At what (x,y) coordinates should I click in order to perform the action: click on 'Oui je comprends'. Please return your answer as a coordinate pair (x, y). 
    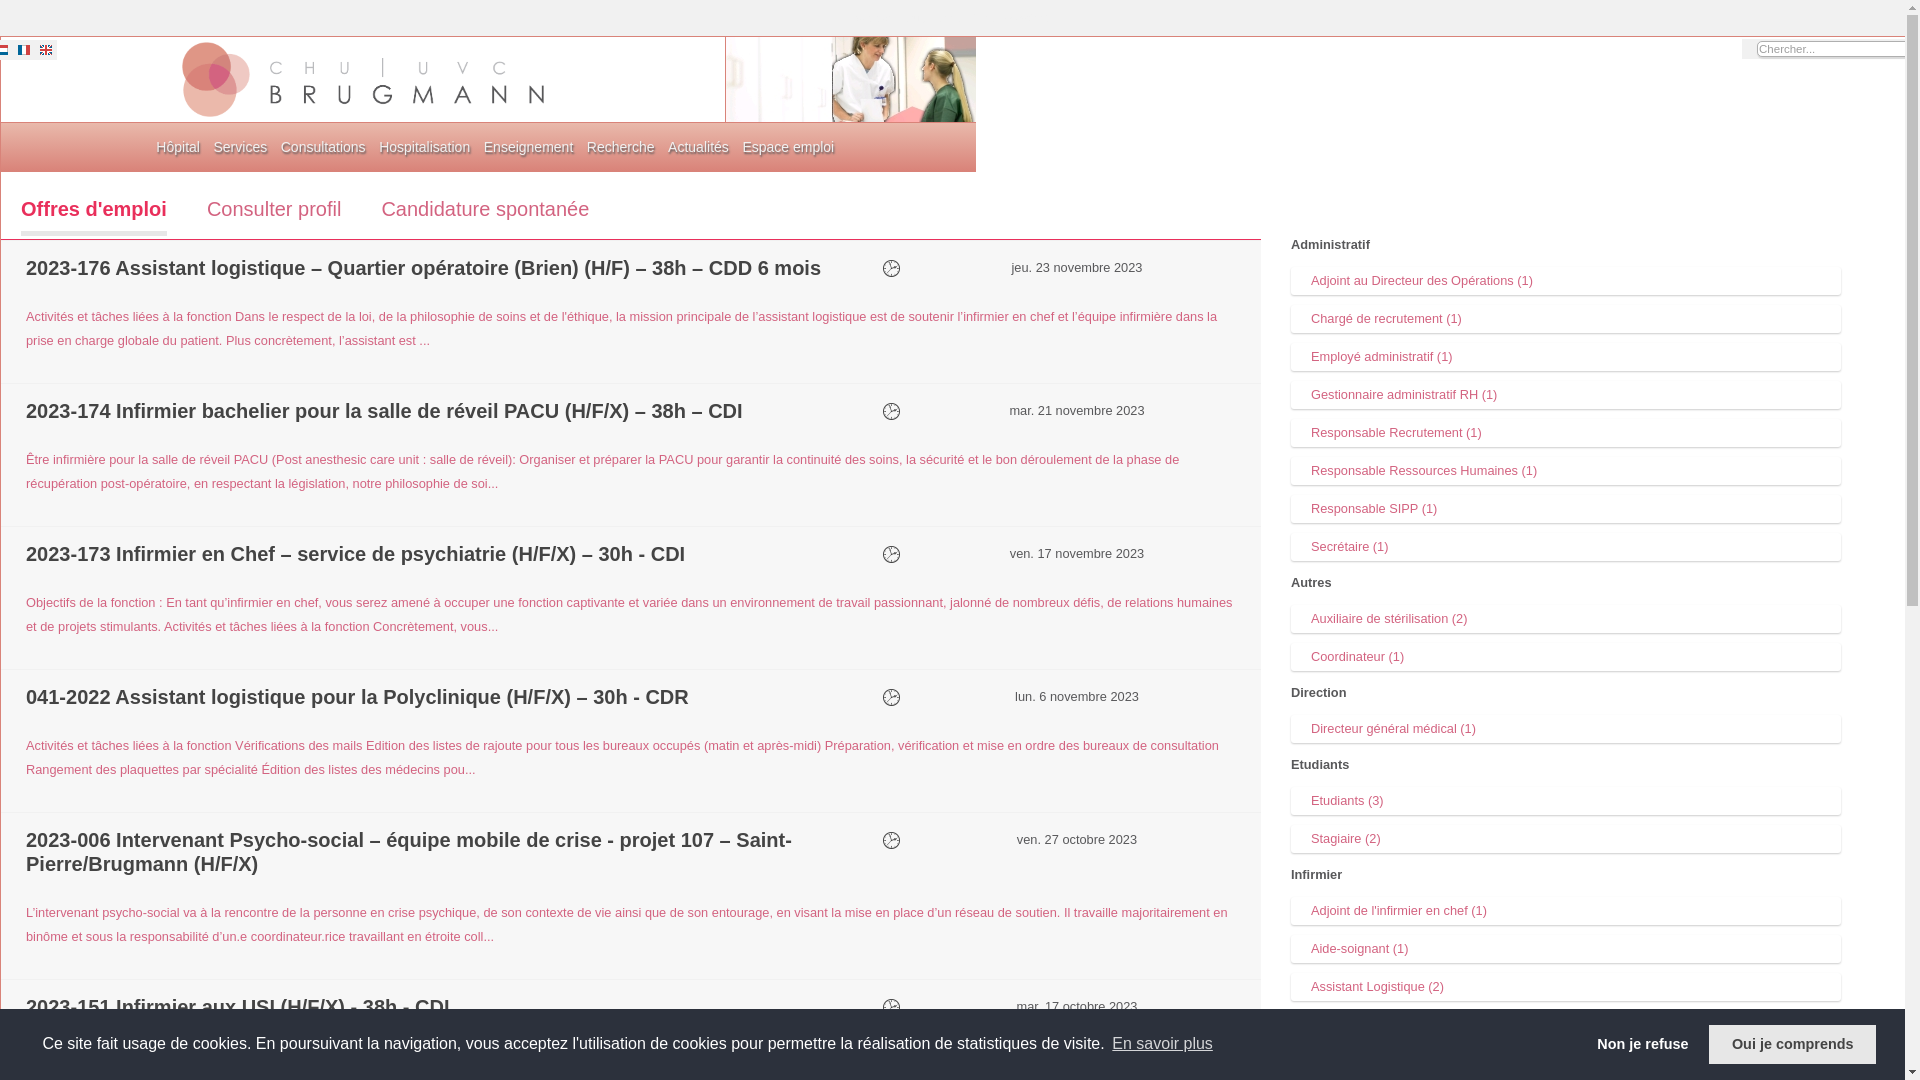
    Looking at the image, I should click on (1792, 1043).